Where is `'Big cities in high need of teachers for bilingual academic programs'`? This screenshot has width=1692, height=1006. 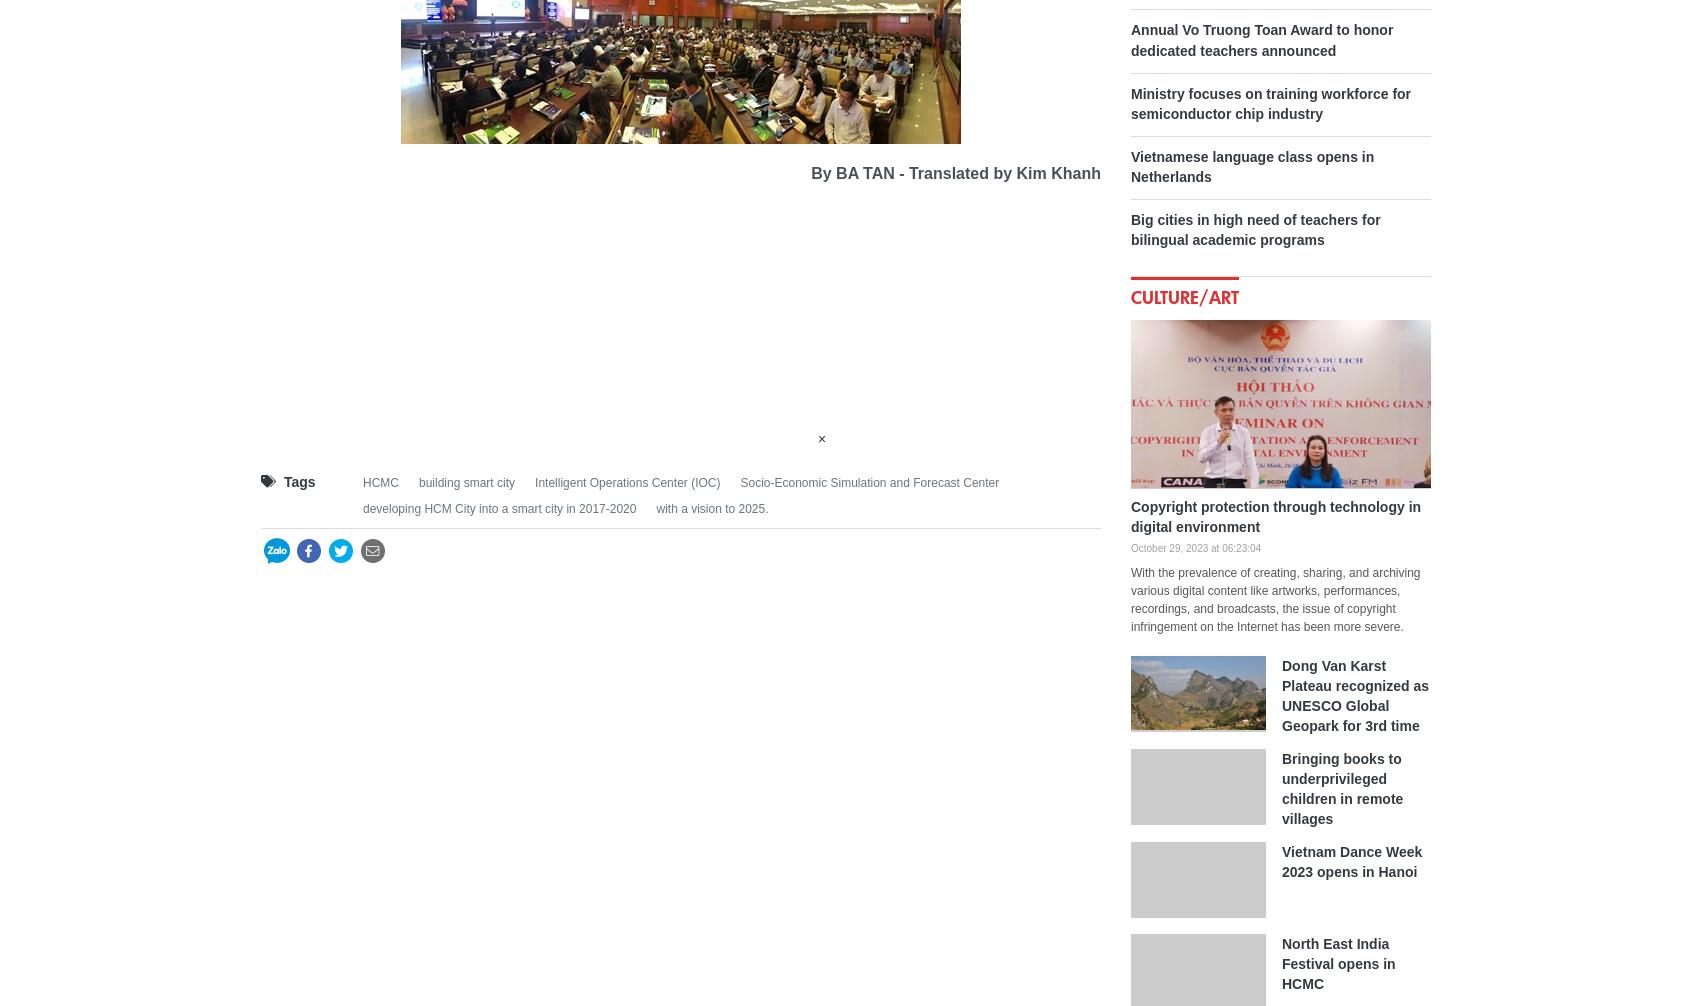
'Big cities in high need of teachers for bilingual academic programs' is located at coordinates (1255, 228).